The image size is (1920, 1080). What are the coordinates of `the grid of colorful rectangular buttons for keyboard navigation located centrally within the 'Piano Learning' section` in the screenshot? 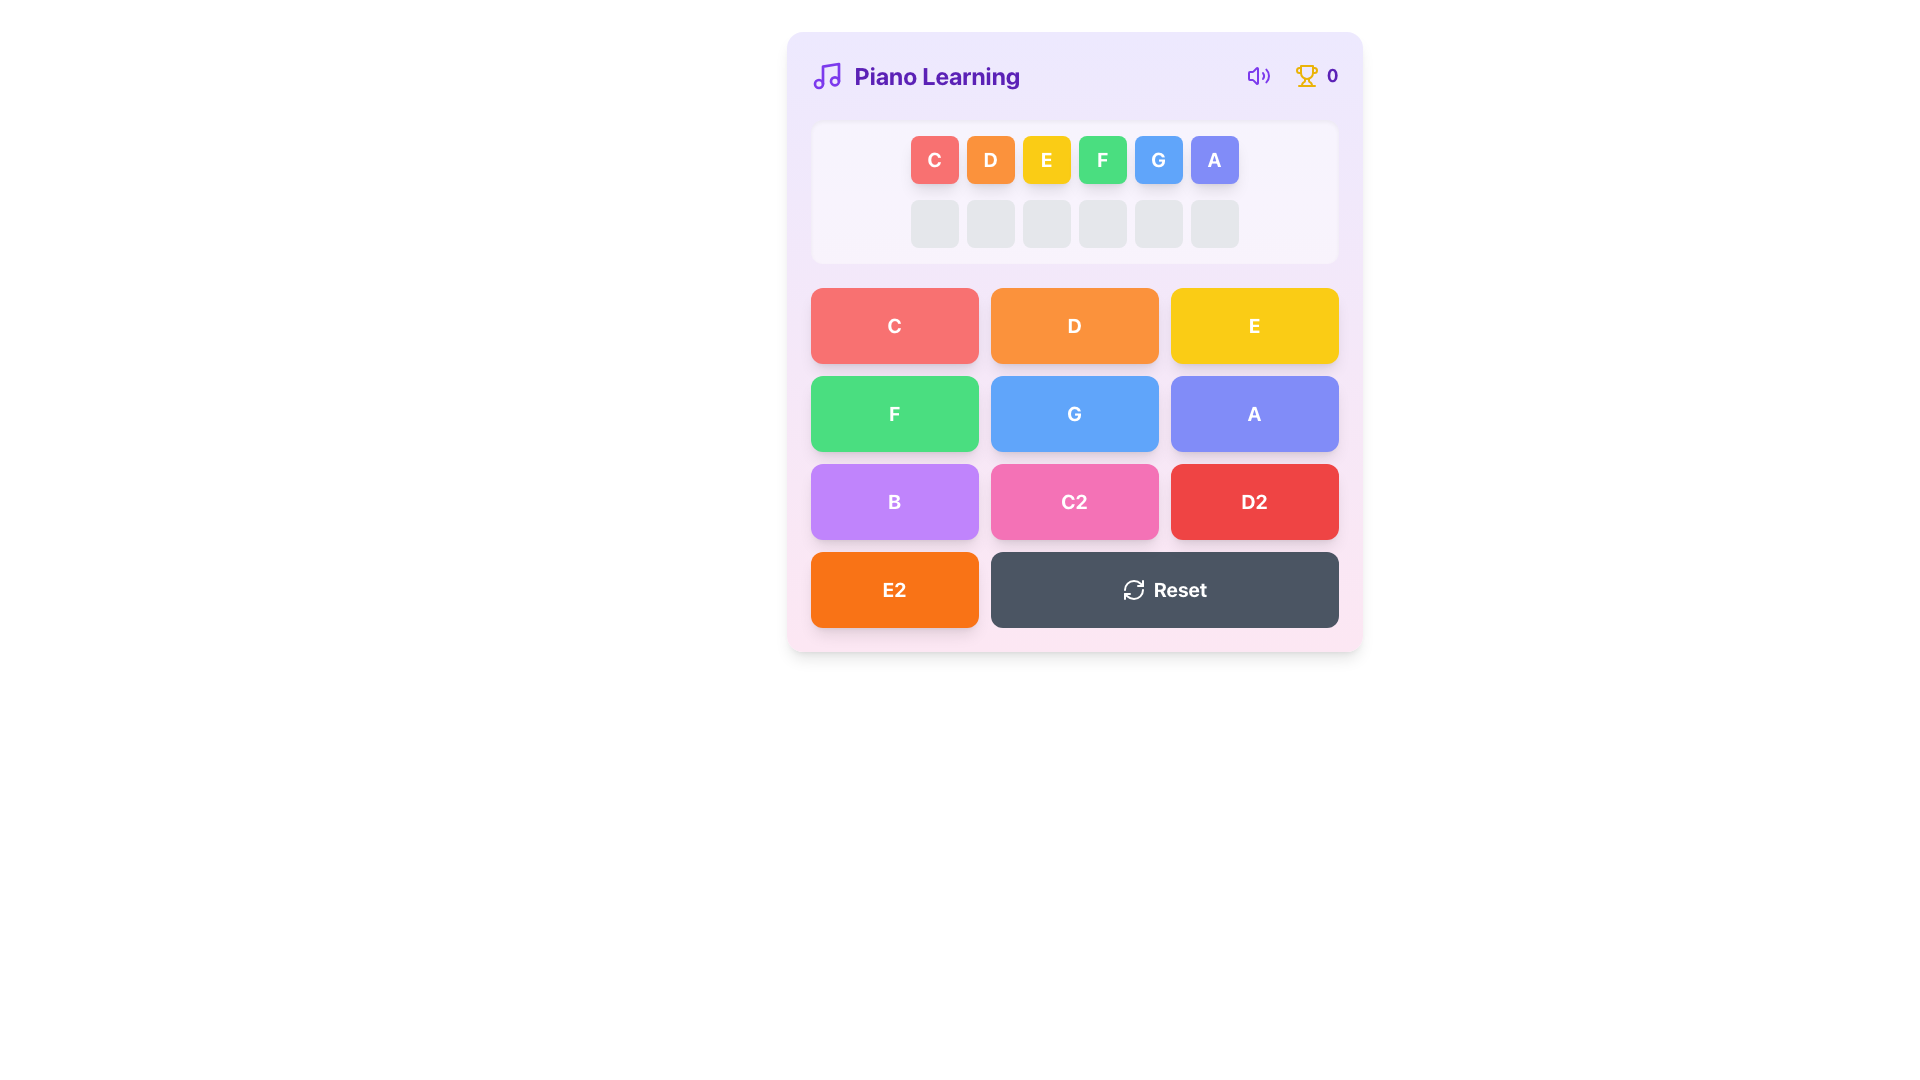 It's located at (1073, 458).